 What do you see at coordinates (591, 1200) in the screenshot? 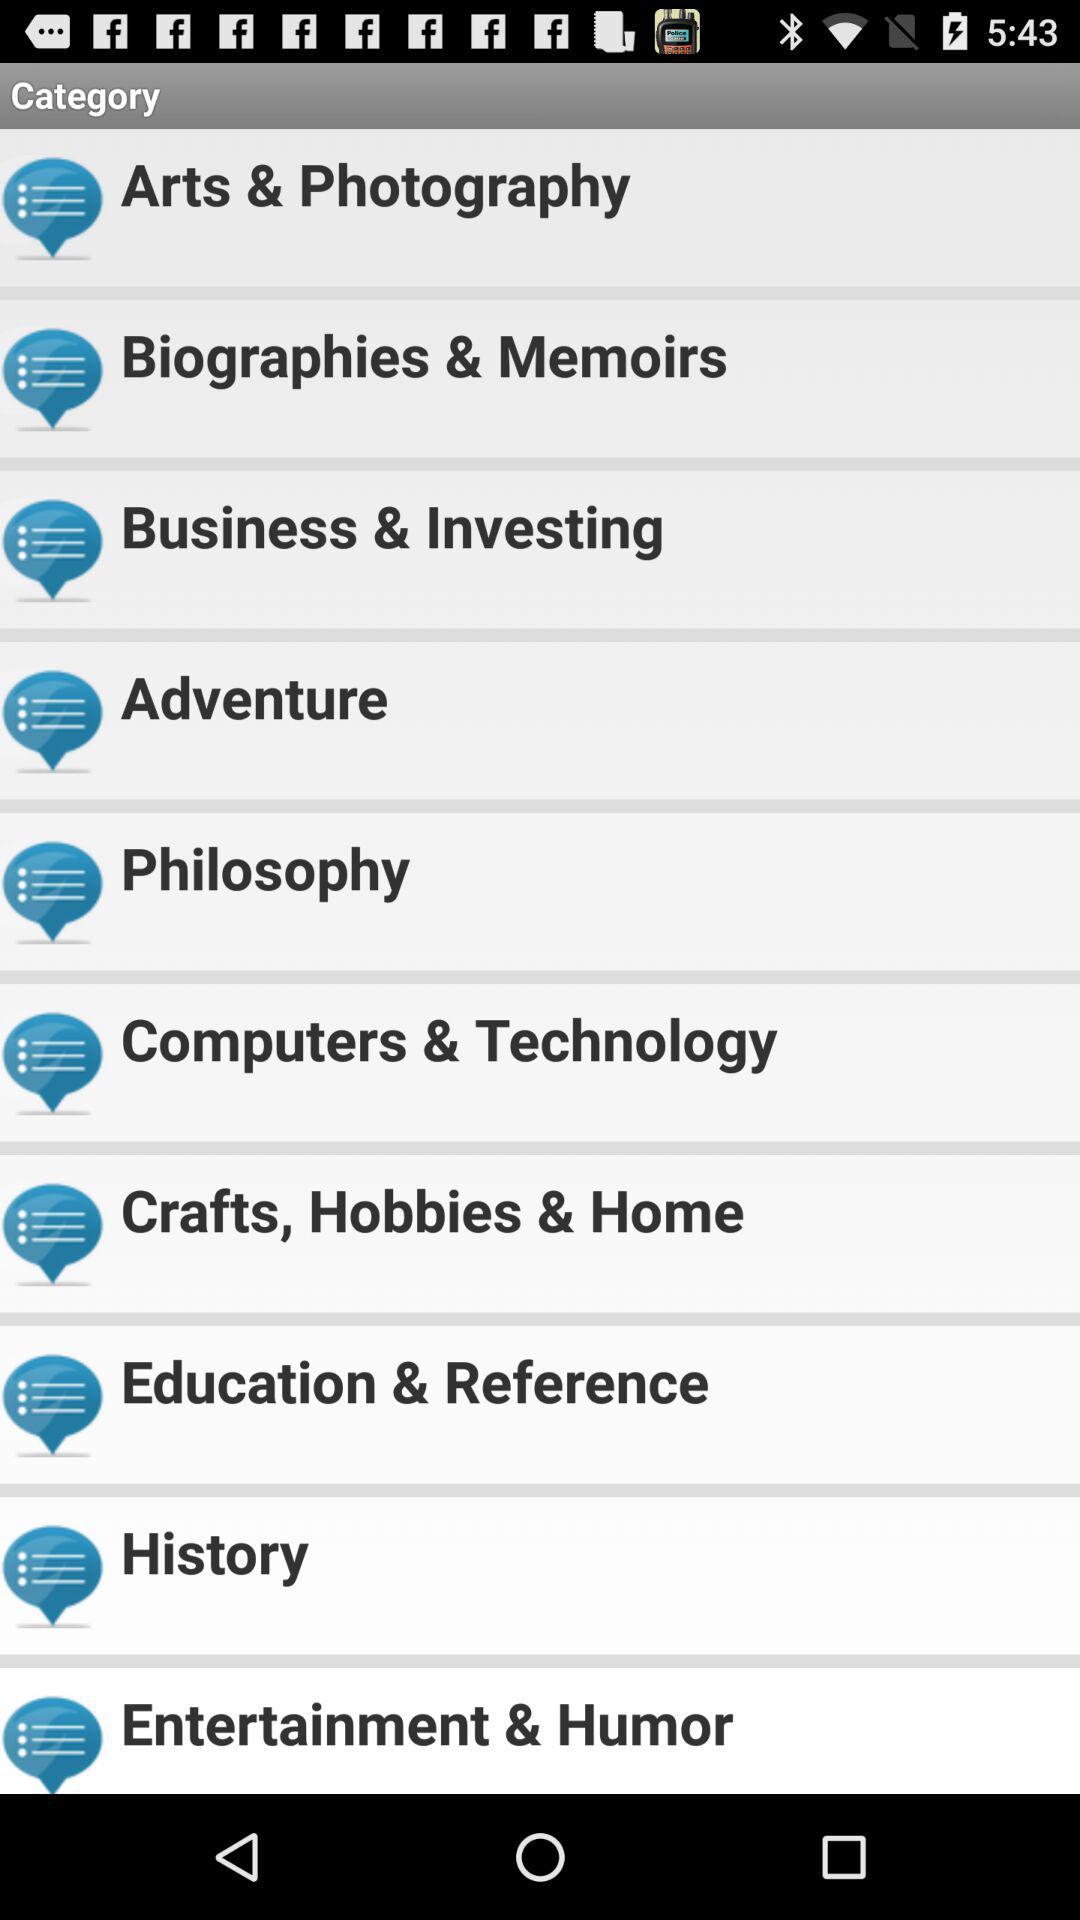
I see `the crafts, hobbies & home app` at bounding box center [591, 1200].